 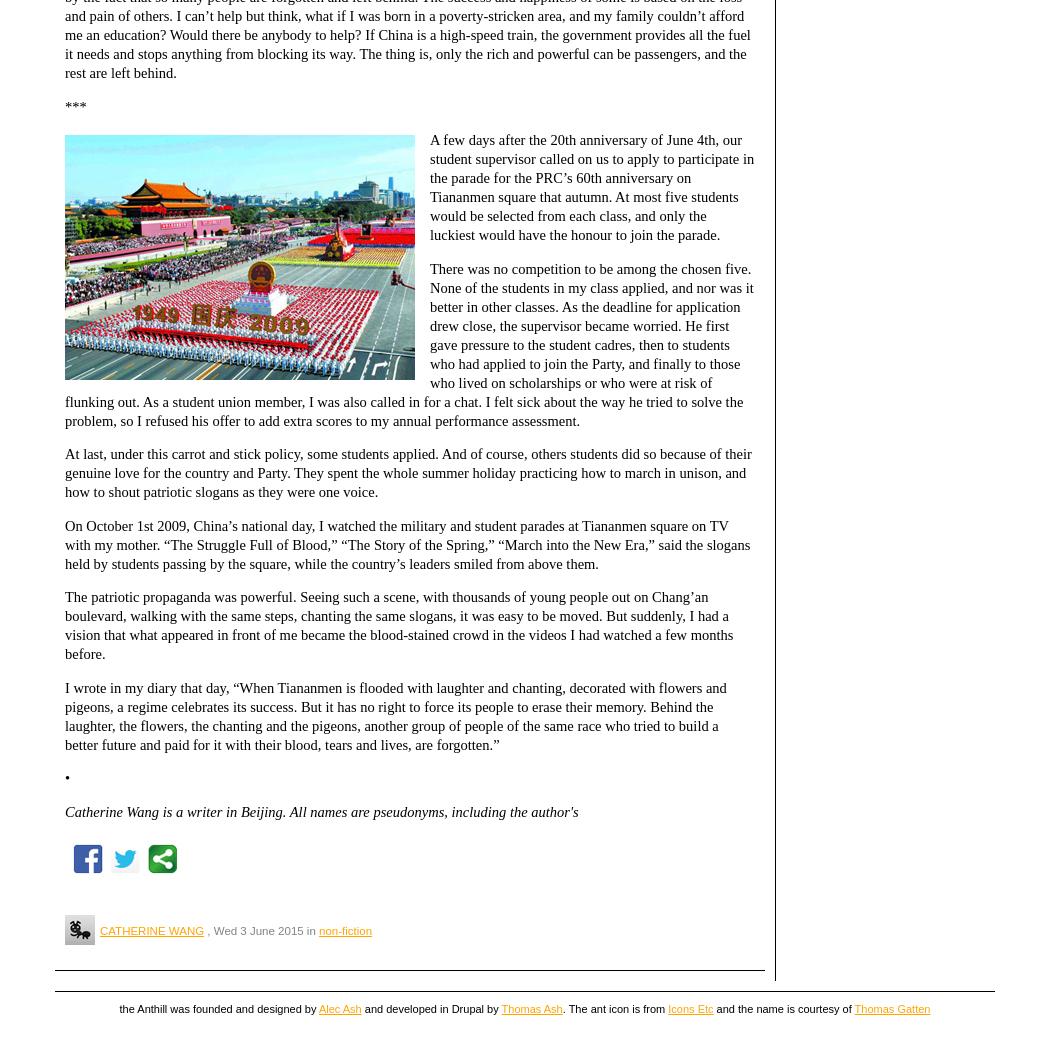 I want to click on 'and the name is courtesy of', so click(x=783, y=1008).